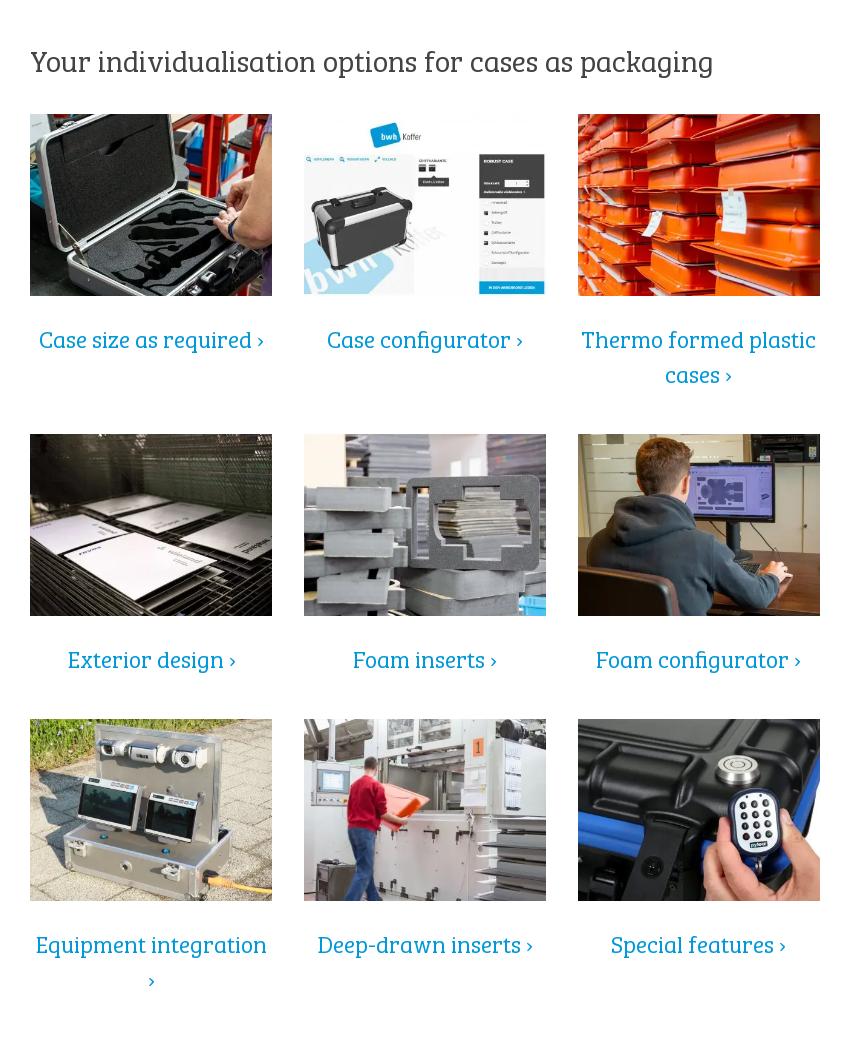 Image resolution: width=850 pixels, height=1063 pixels. What do you see at coordinates (150, 336) in the screenshot?
I see `'Case size as required ›'` at bounding box center [150, 336].